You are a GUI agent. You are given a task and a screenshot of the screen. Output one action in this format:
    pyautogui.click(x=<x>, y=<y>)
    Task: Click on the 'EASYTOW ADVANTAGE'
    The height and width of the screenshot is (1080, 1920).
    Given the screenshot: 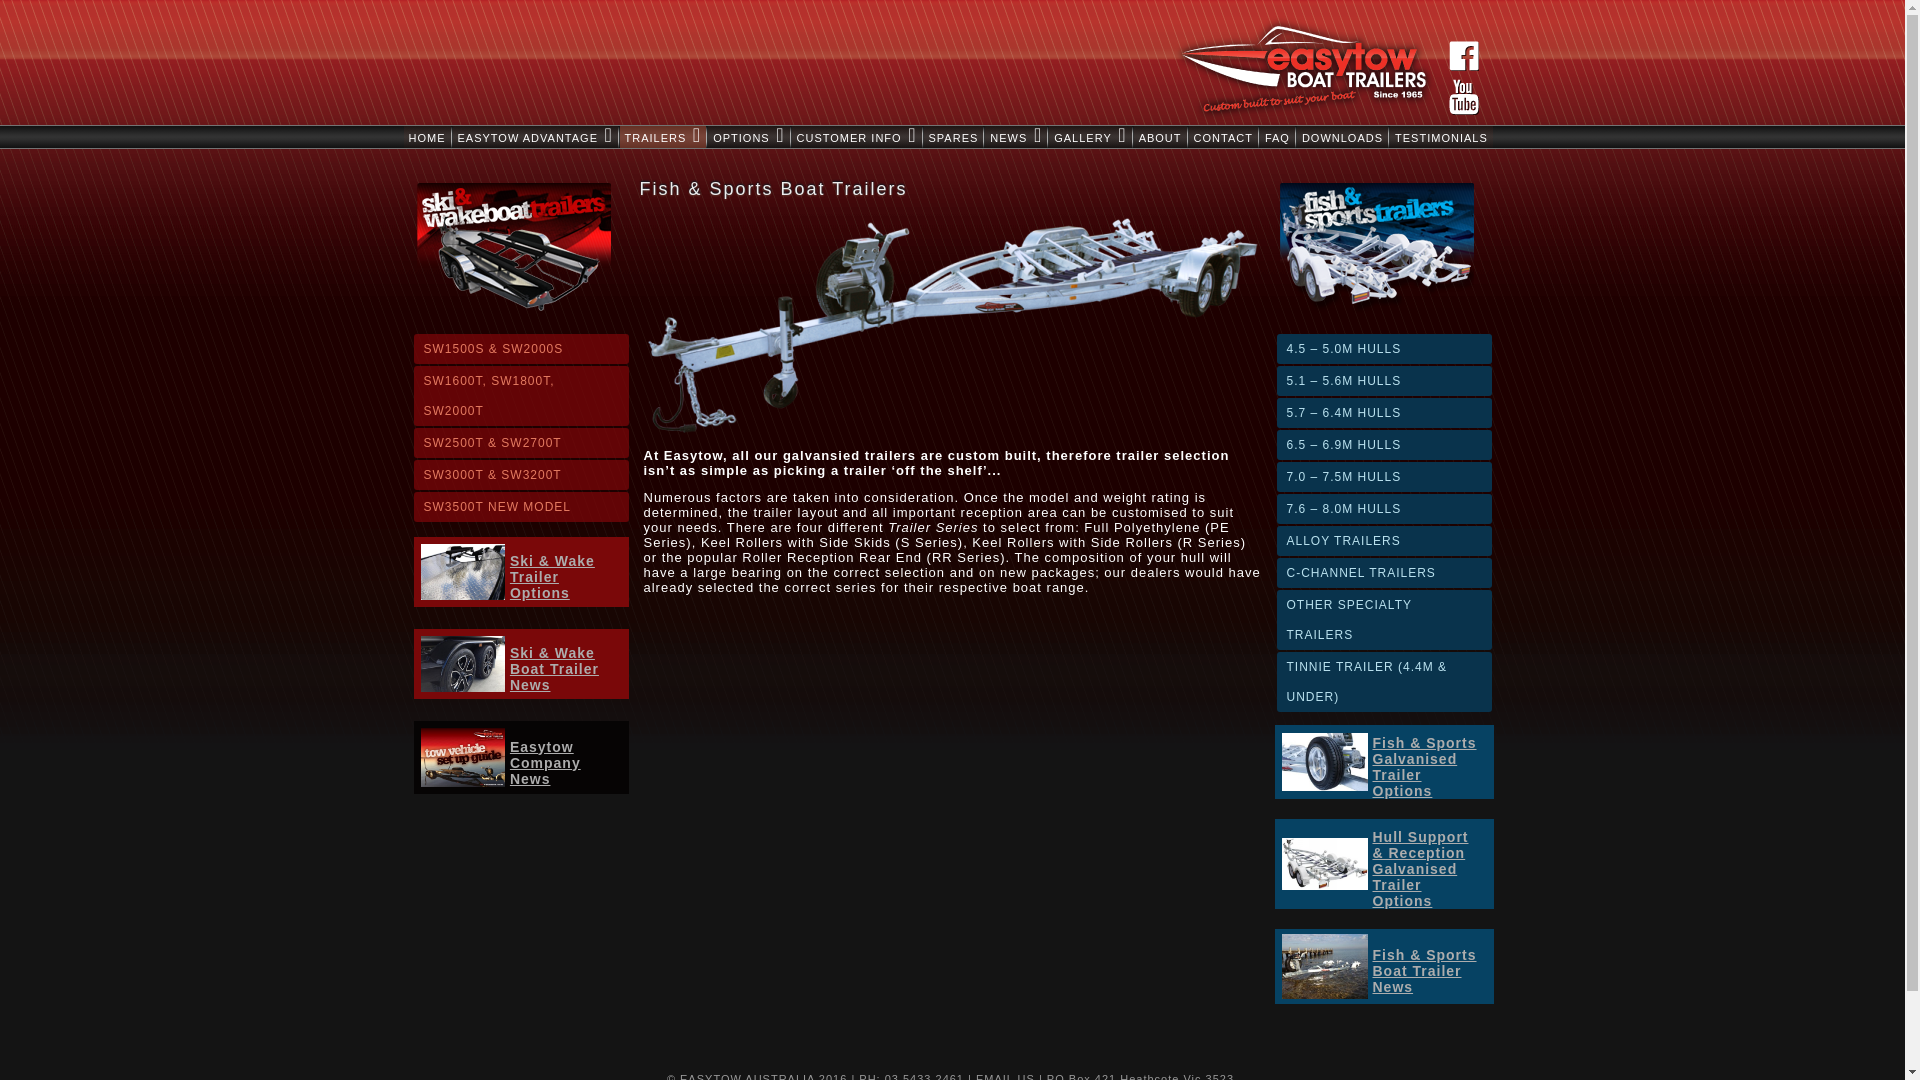 What is the action you would take?
    pyautogui.click(x=534, y=136)
    